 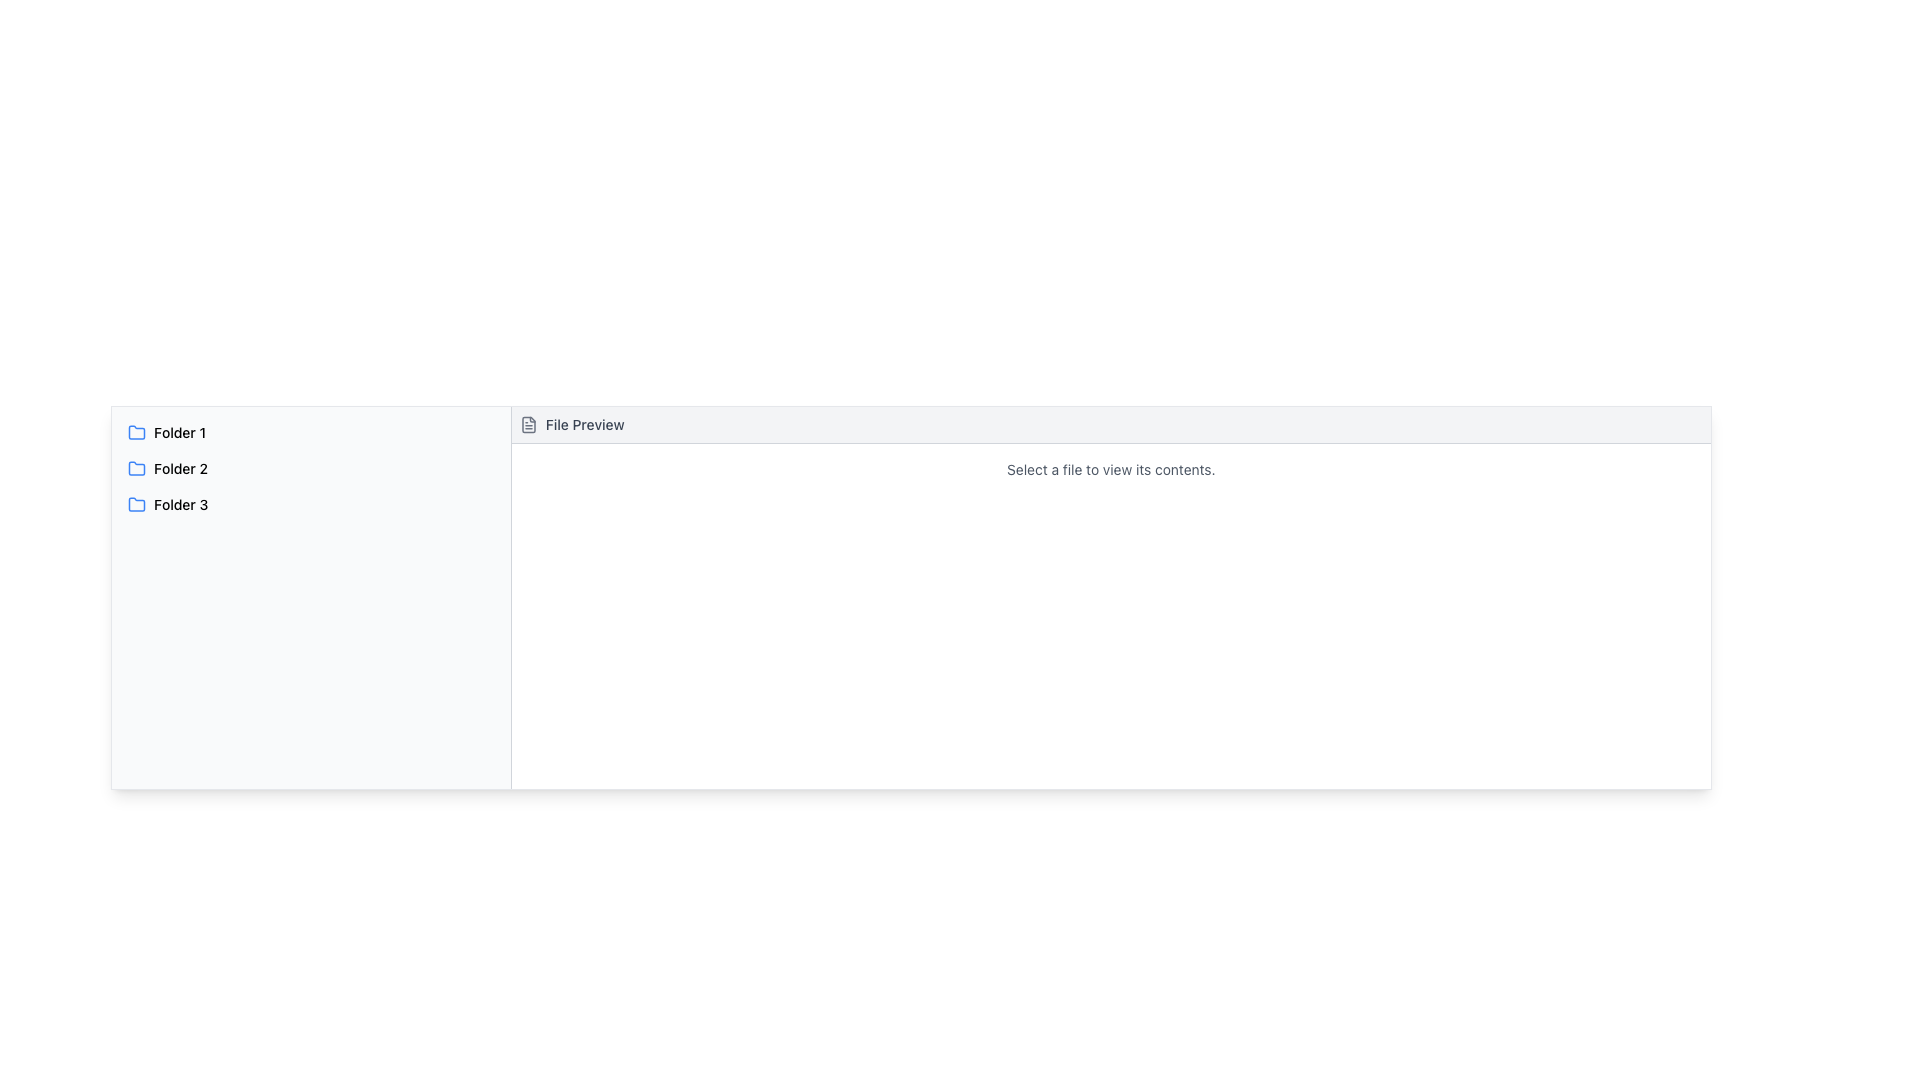 What do you see at coordinates (136, 431) in the screenshot?
I see `the Folder Icon that represents 'Folder 1' in the left panel of the interface` at bounding box center [136, 431].